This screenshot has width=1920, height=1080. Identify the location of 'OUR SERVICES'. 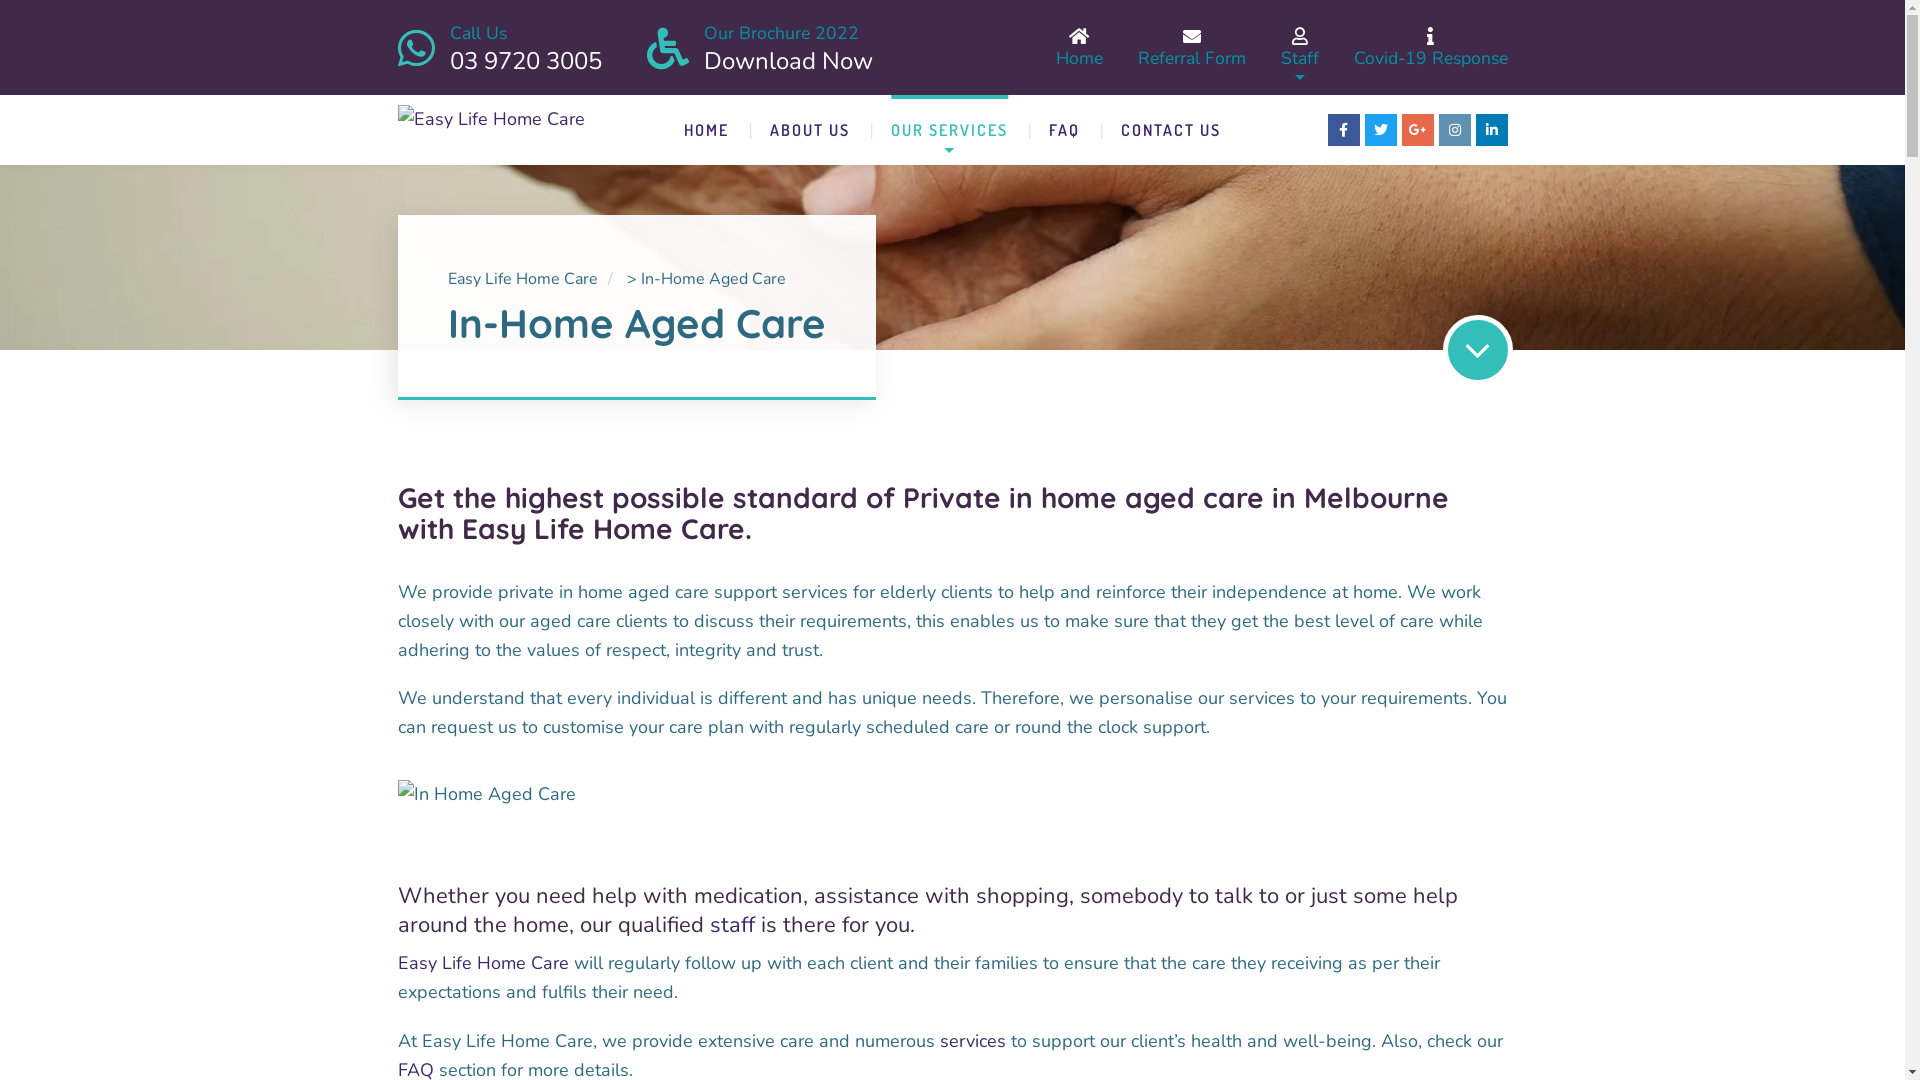
(948, 130).